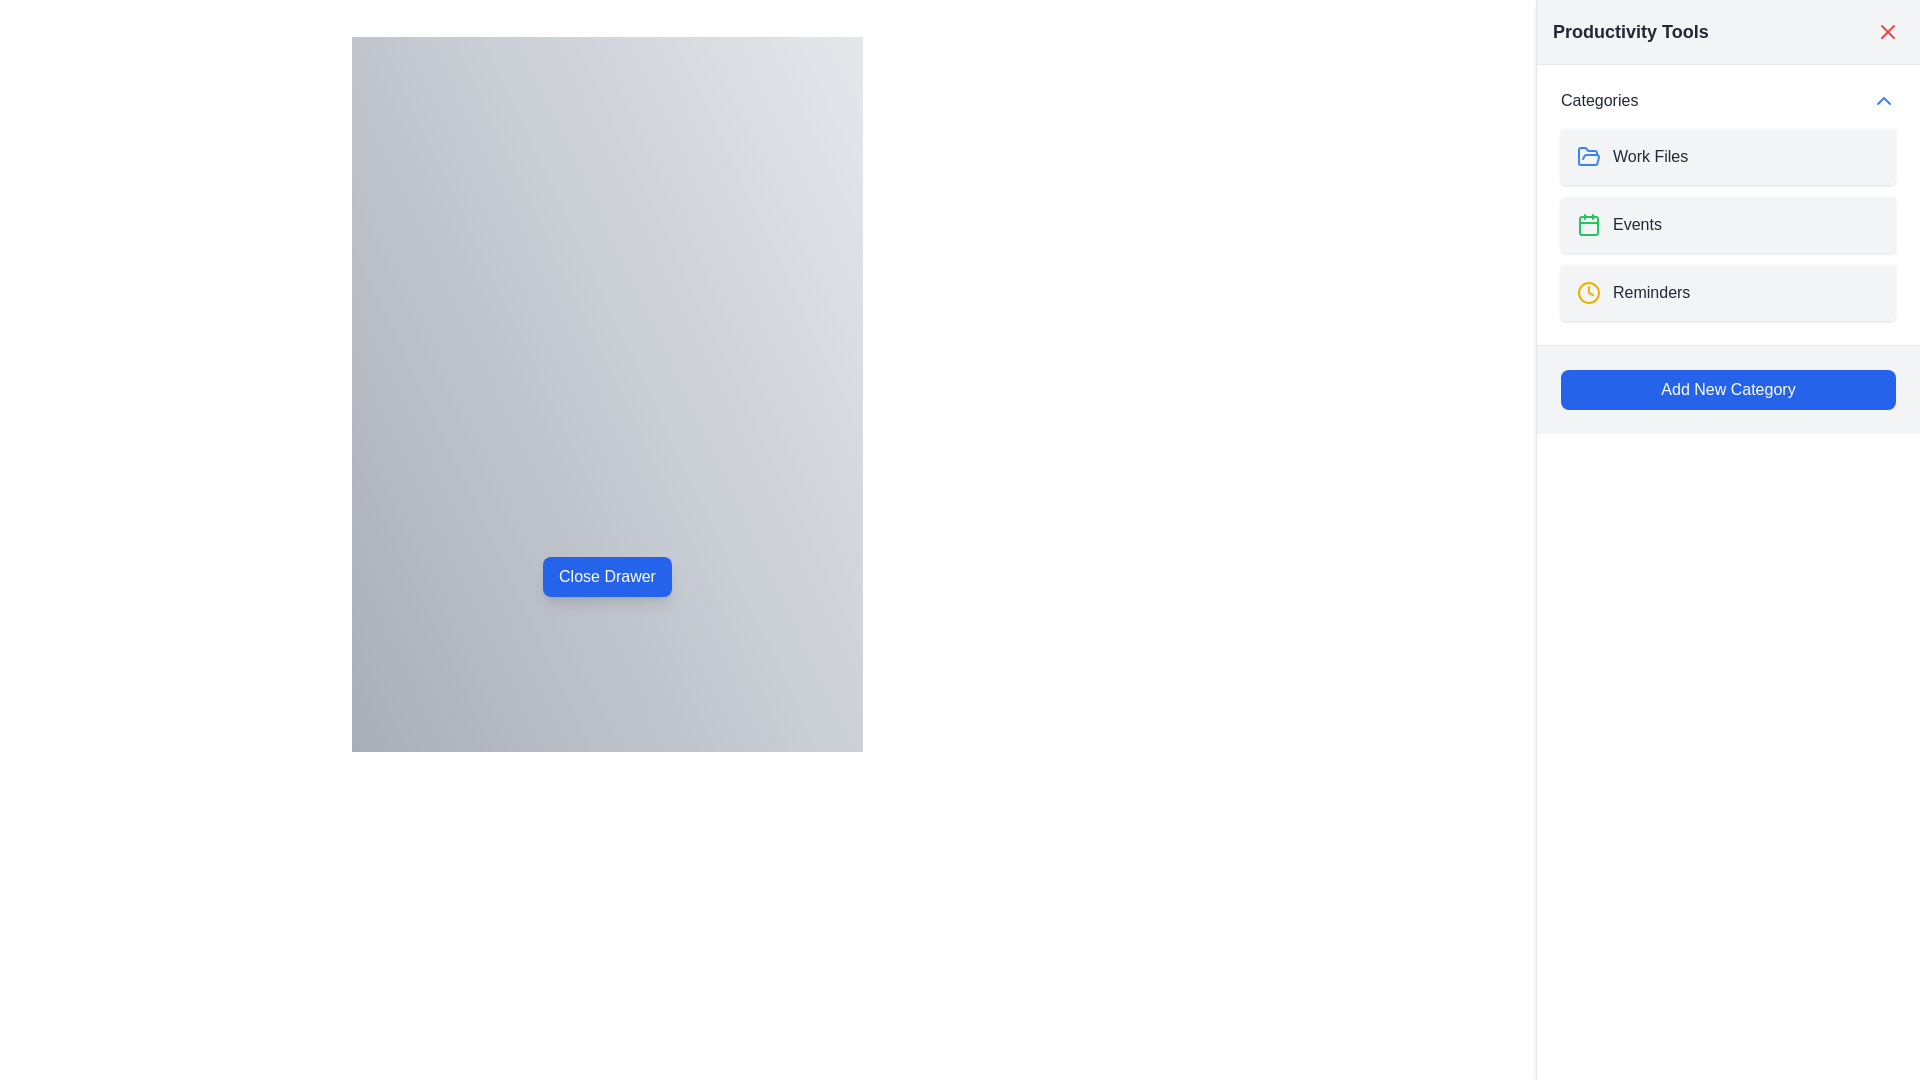  What do you see at coordinates (1587, 156) in the screenshot?
I see `the 'Work Files' category icon located in the sidebar, adjacent` at bounding box center [1587, 156].